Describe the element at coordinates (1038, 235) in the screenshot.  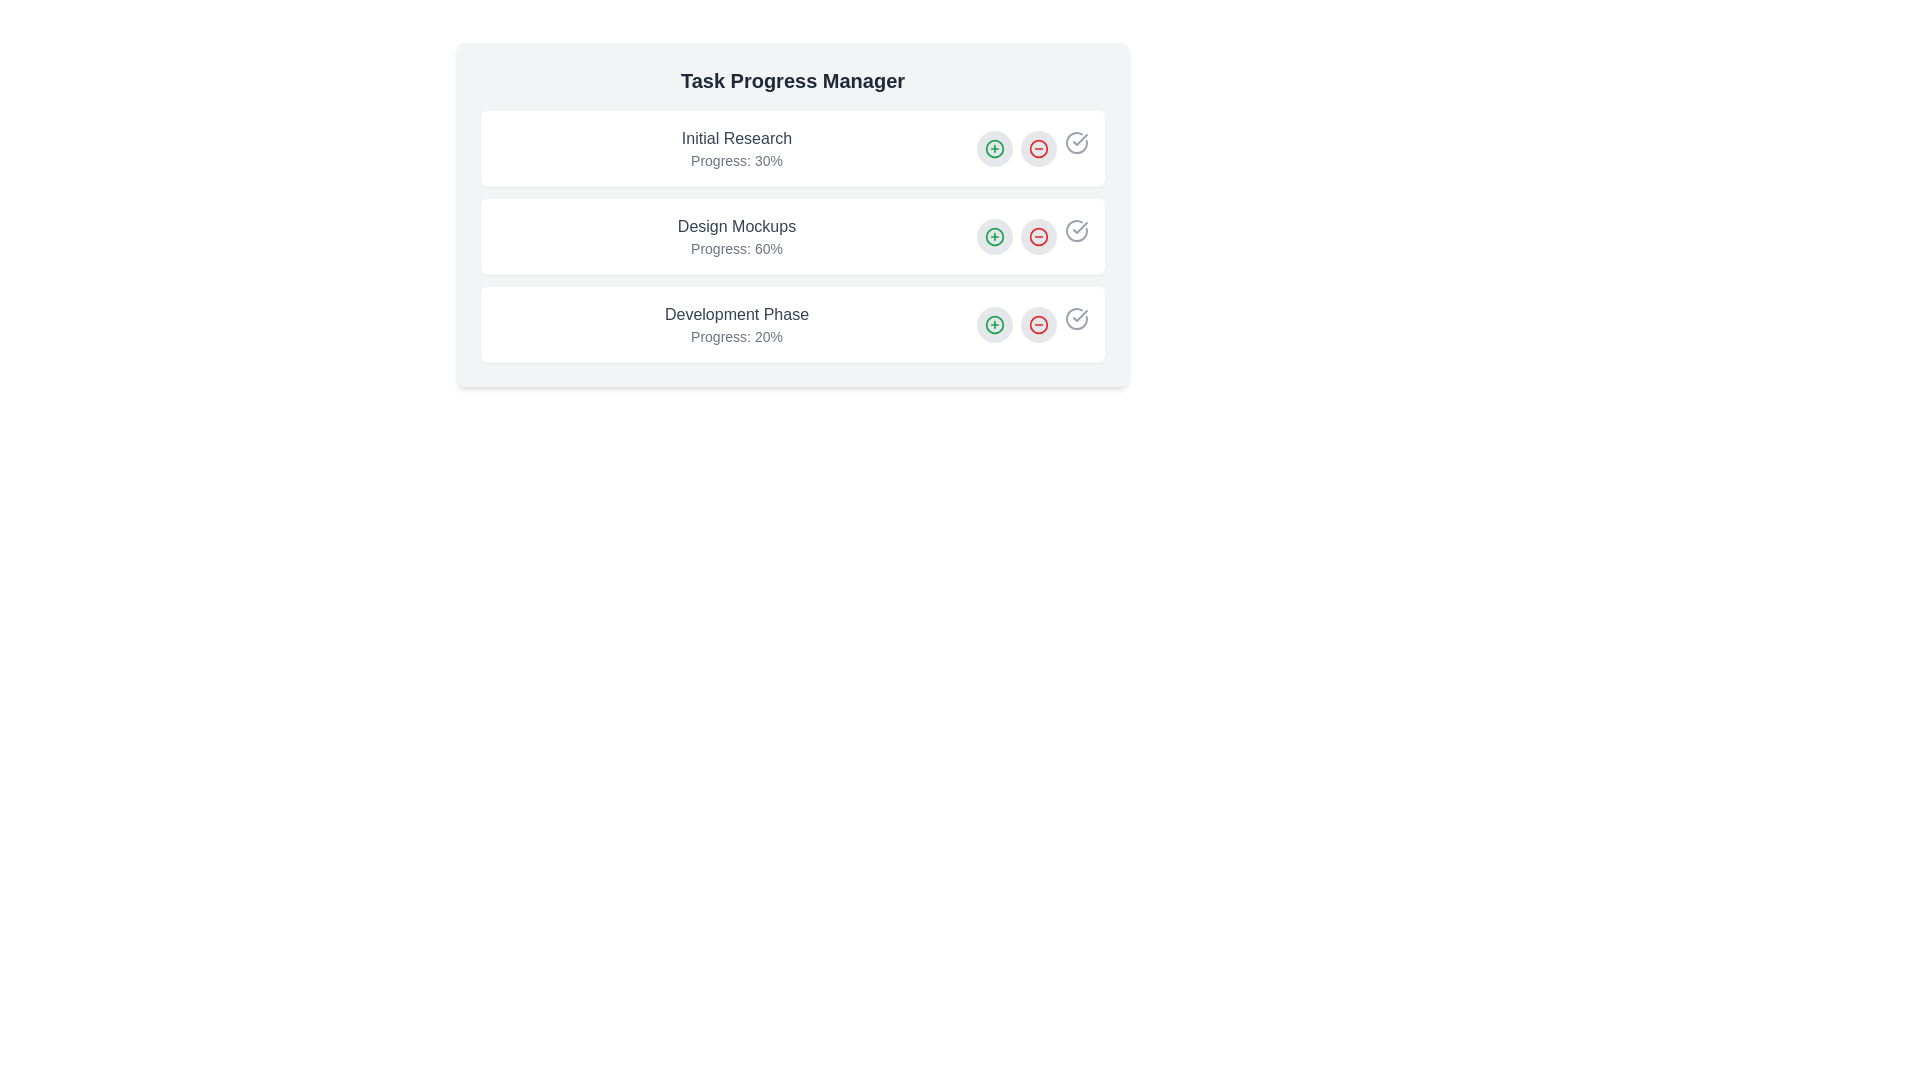
I see `the circular button with a gray background and red icon, which is the second button in the action set for the 'Design Mockups' task` at that location.